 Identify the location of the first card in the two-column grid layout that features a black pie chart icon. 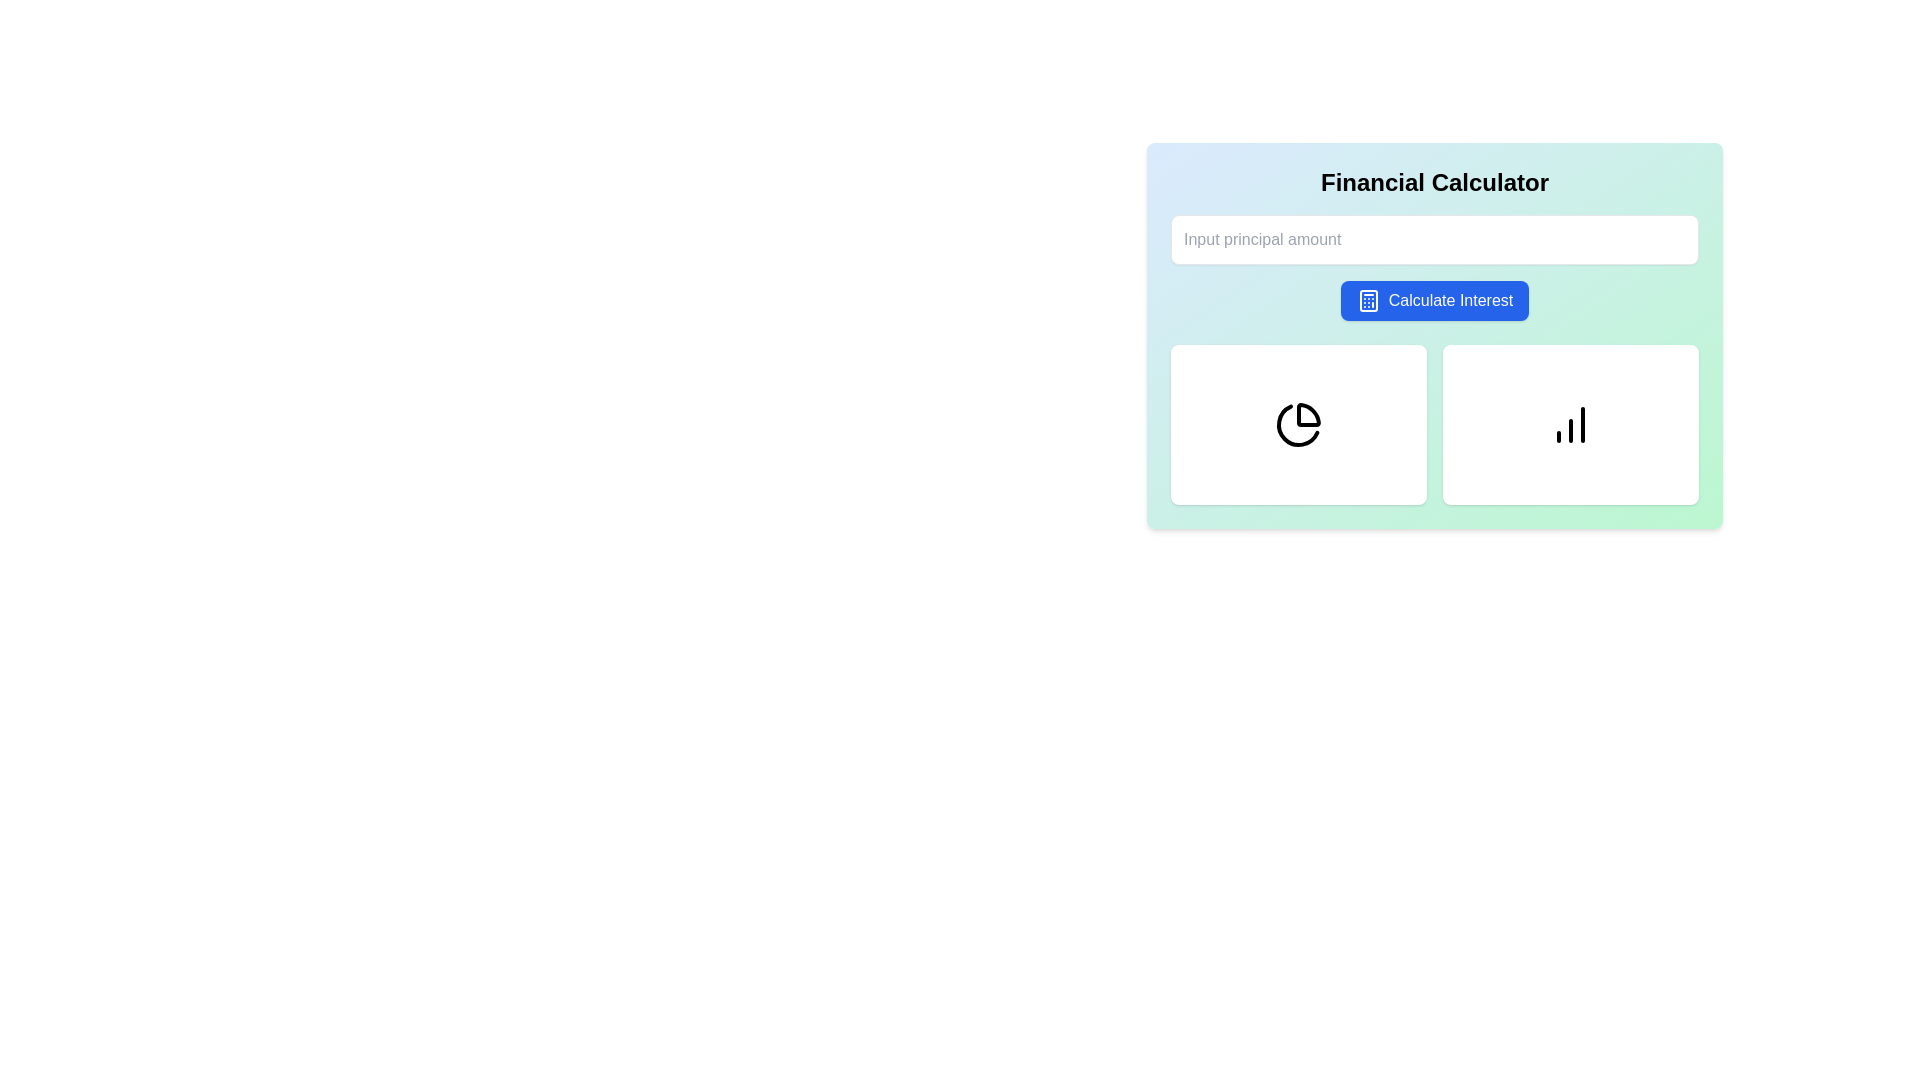
(1299, 423).